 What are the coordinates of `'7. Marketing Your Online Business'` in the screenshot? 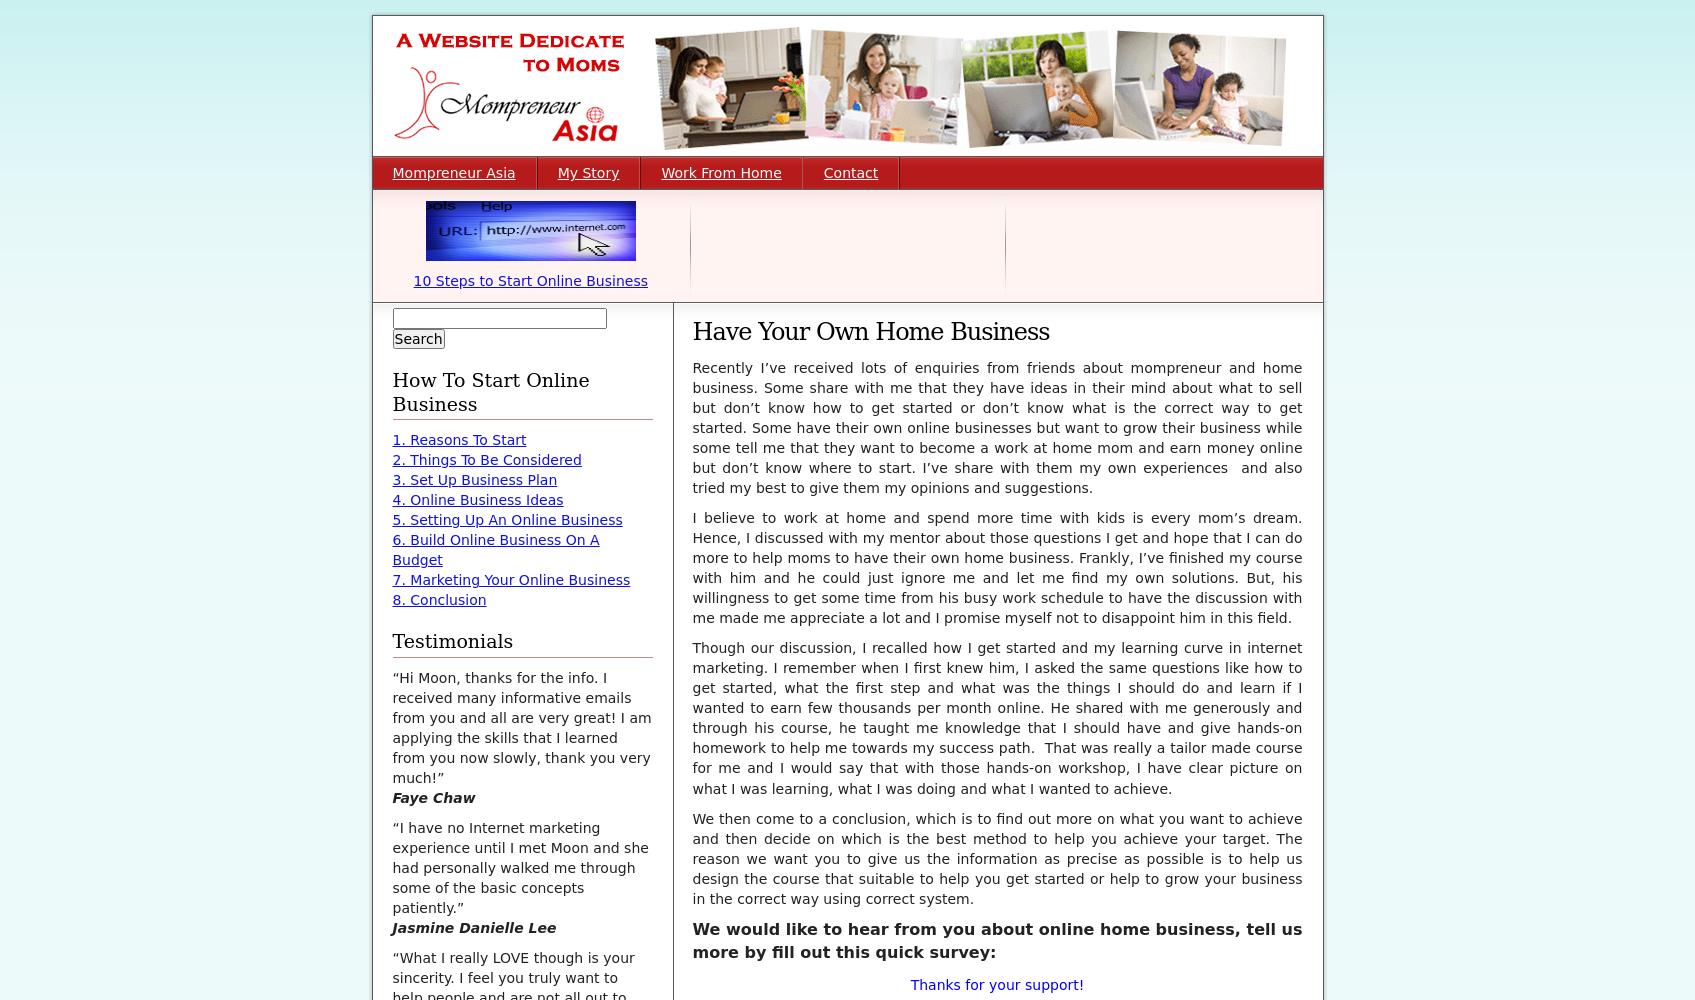 It's located at (510, 579).